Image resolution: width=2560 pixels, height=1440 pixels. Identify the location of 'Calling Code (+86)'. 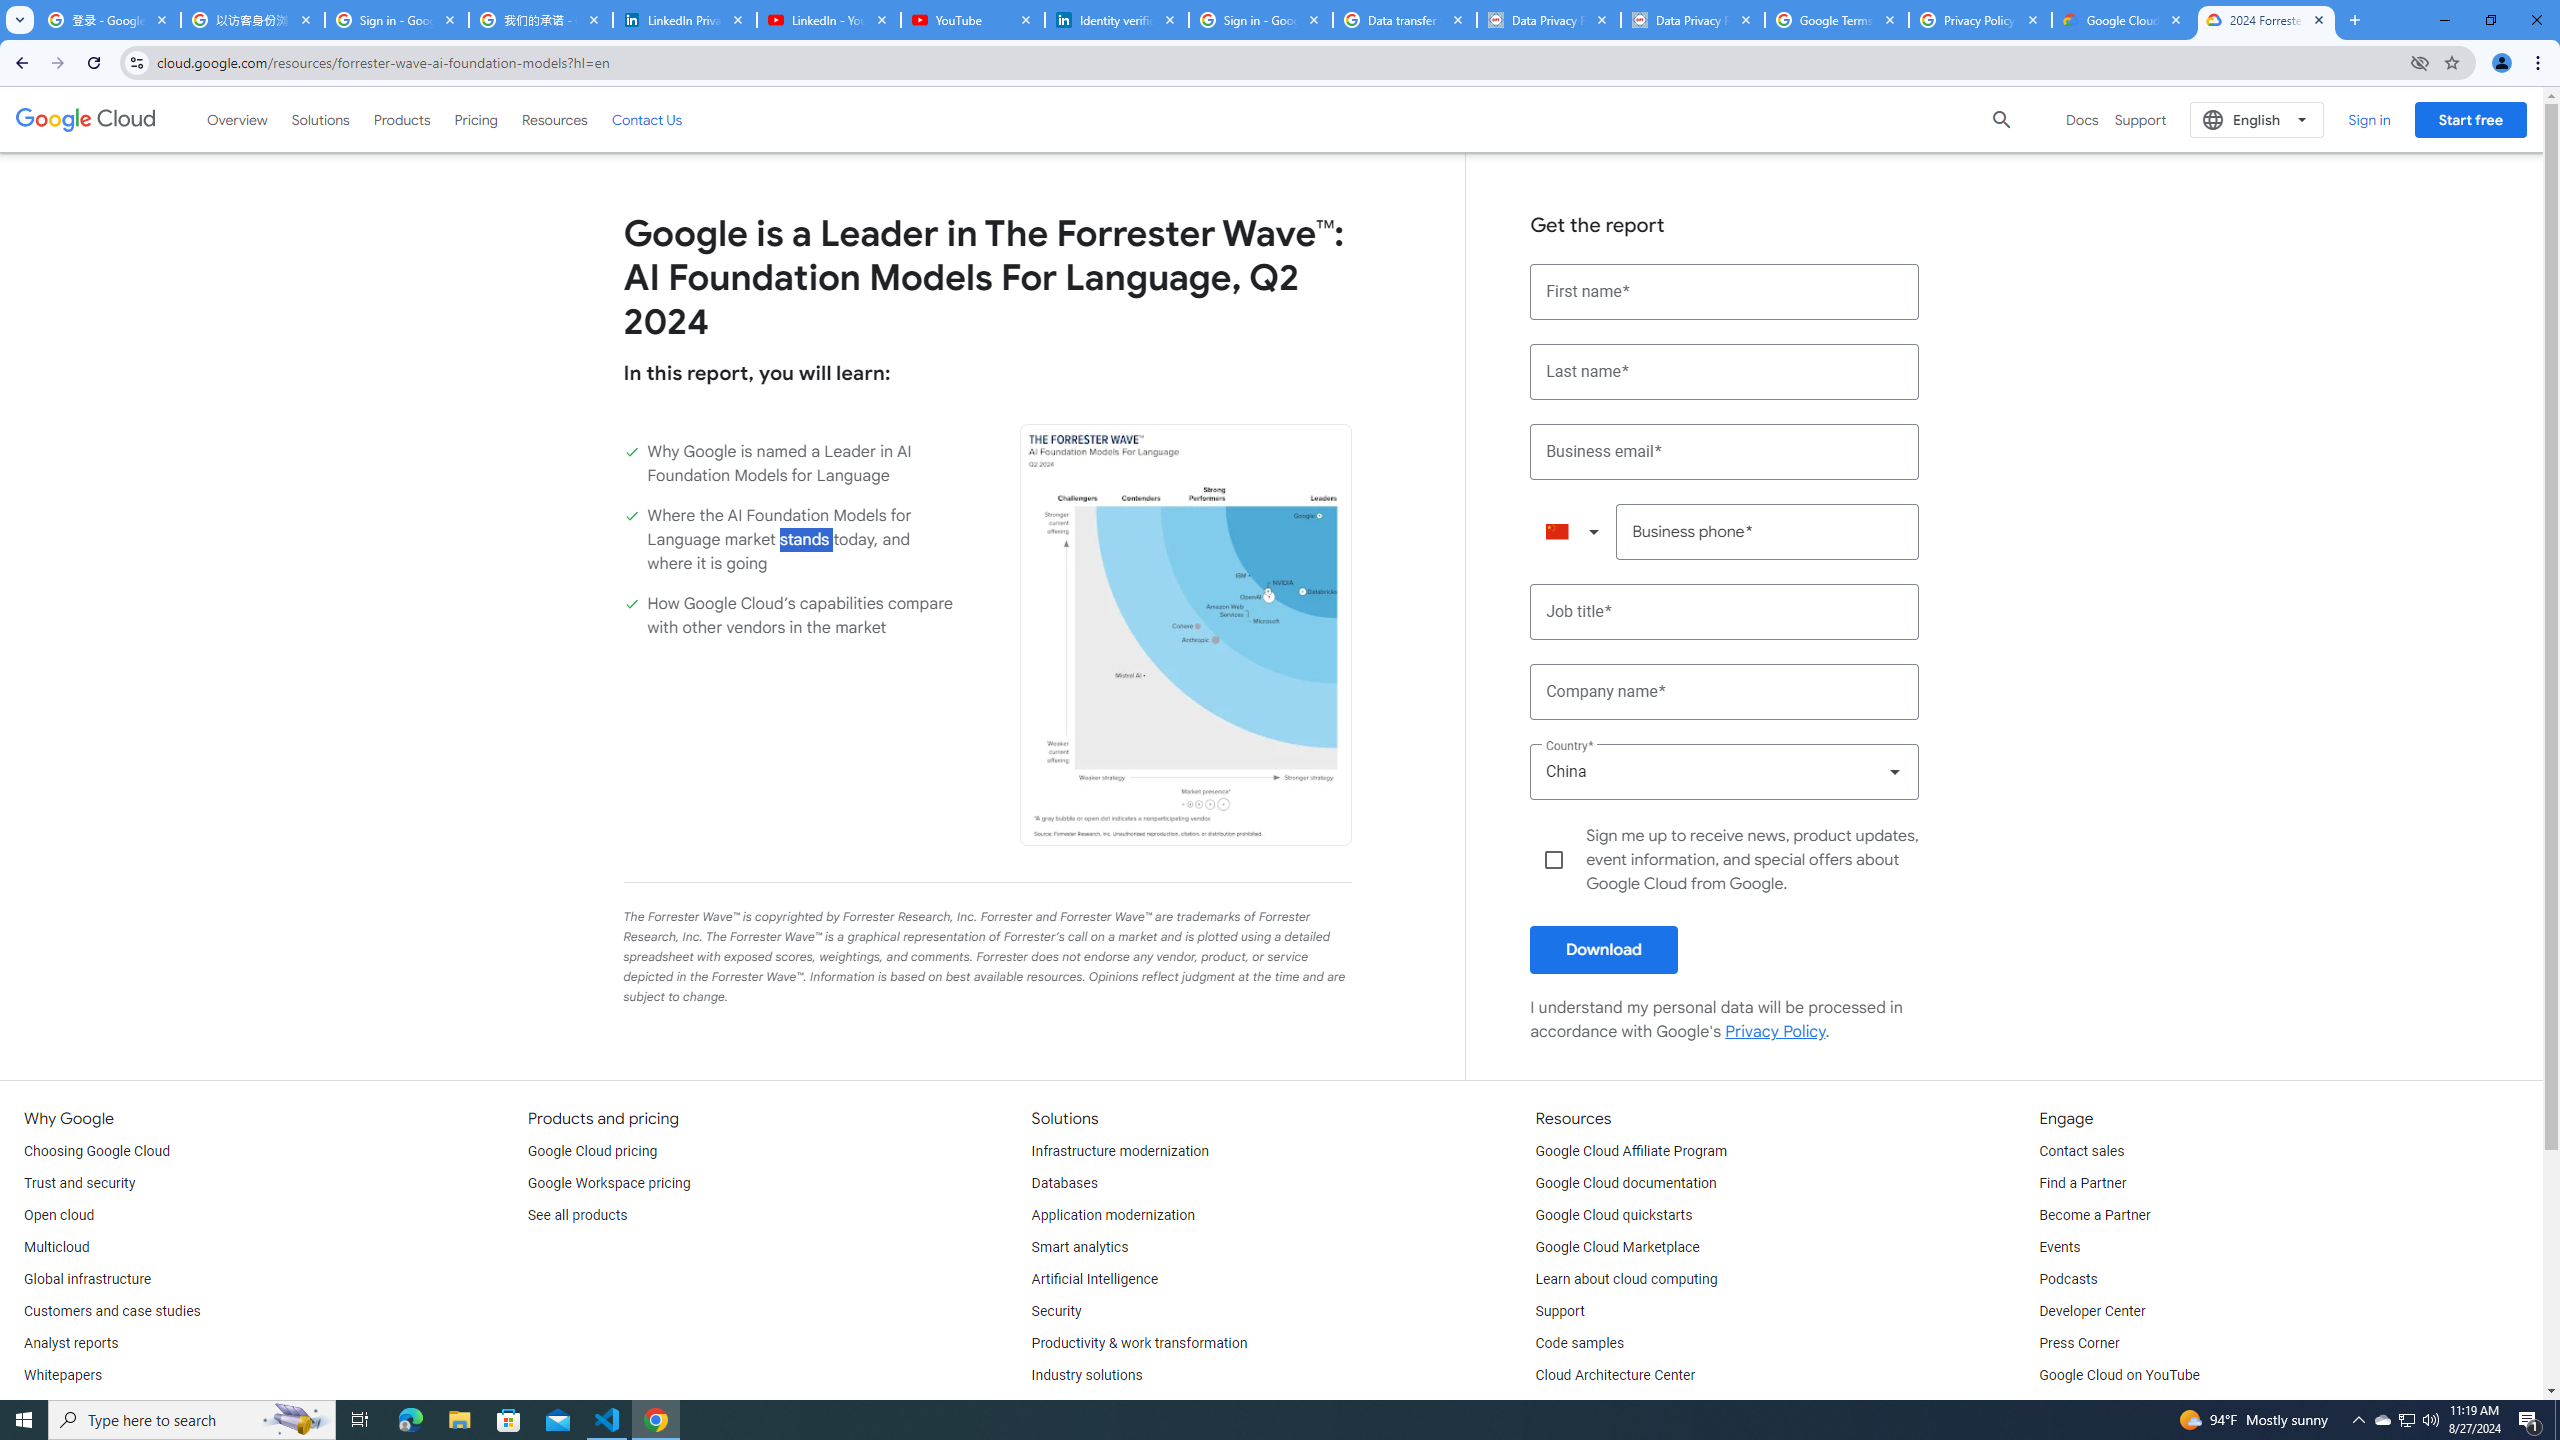
(1573, 532).